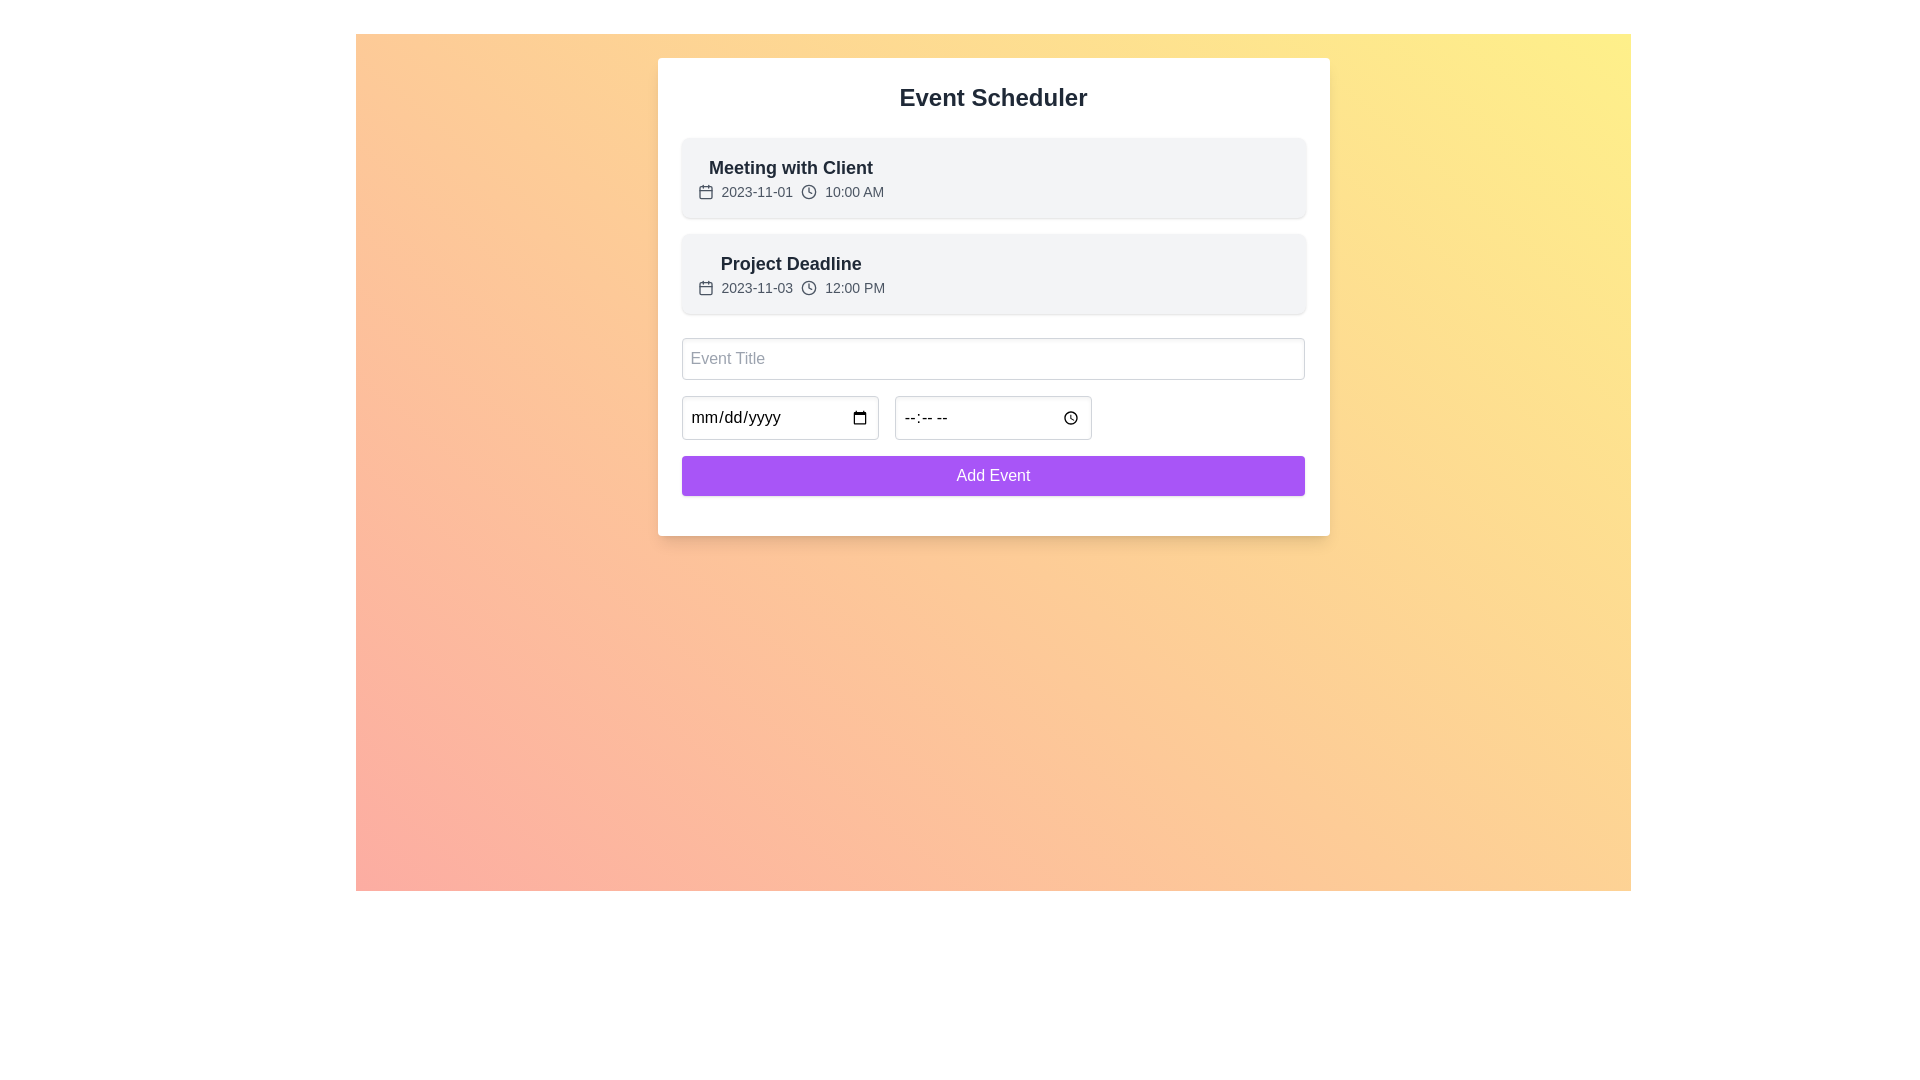  What do you see at coordinates (790, 262) in the screenshot?
I see `the text label 'Project Deadline' which is styled in bold and located at the top of the second event card in the event list` at bounding box center [790, 262].